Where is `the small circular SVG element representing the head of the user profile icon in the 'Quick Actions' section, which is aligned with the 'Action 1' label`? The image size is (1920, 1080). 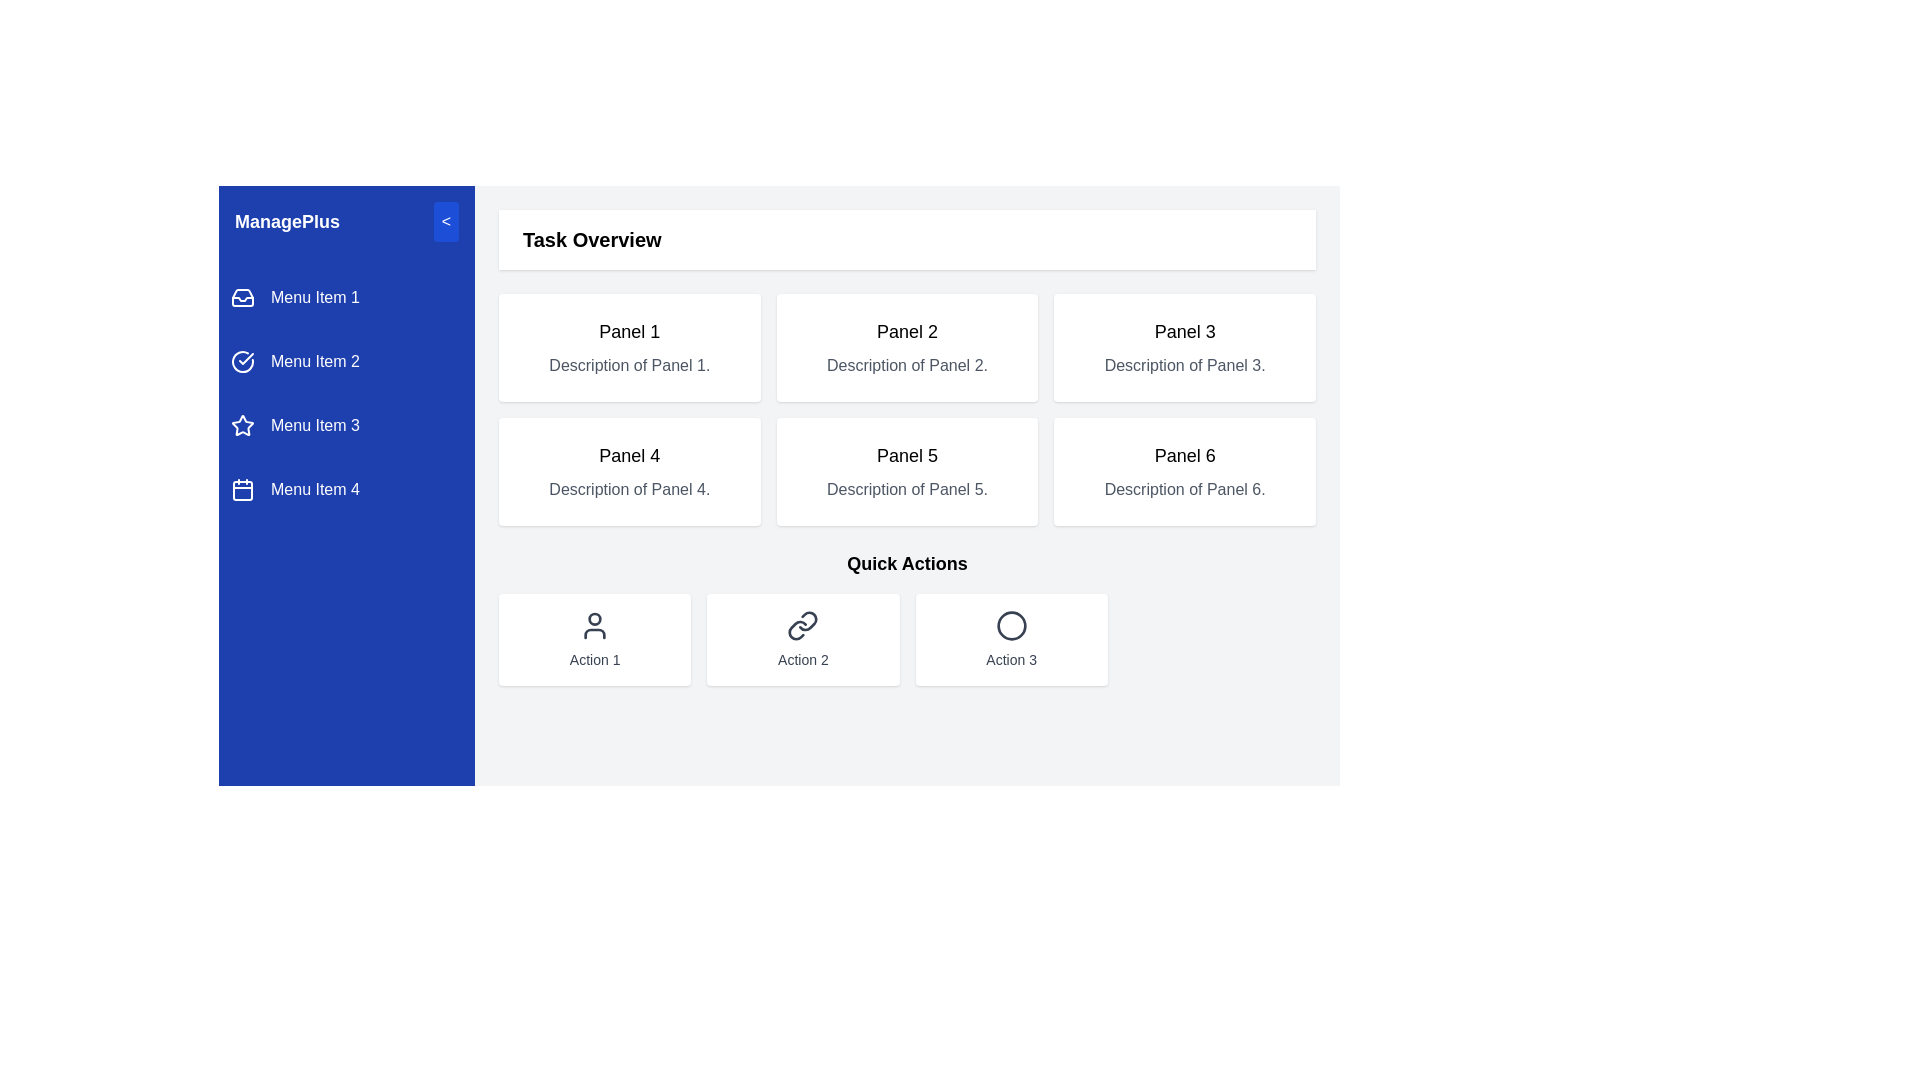
the small circular SVG element representing the head of the user profile icon in the 'Quick Actions' section, which is aligned with the 'Action 1' label is located at coordinates (594, 618).